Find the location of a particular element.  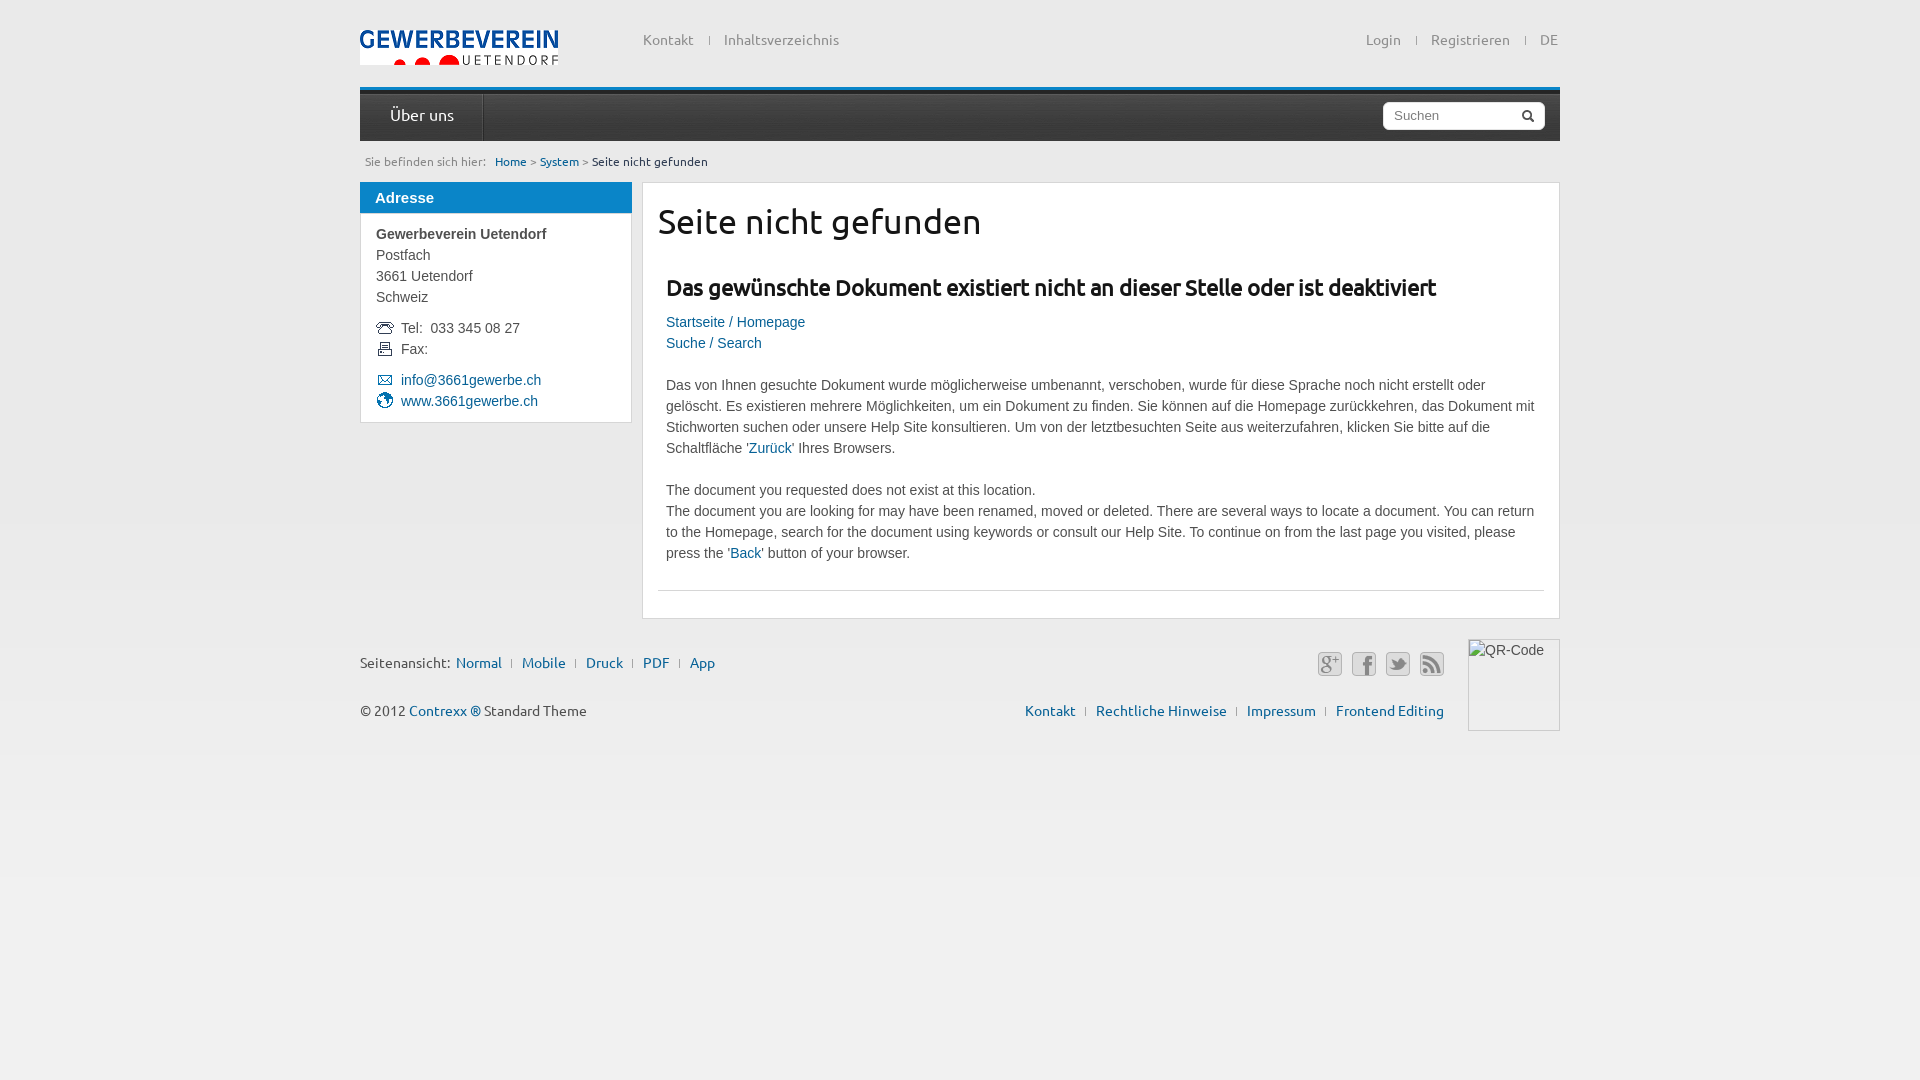

'Impressum' is located at coordinates (1281, 708).